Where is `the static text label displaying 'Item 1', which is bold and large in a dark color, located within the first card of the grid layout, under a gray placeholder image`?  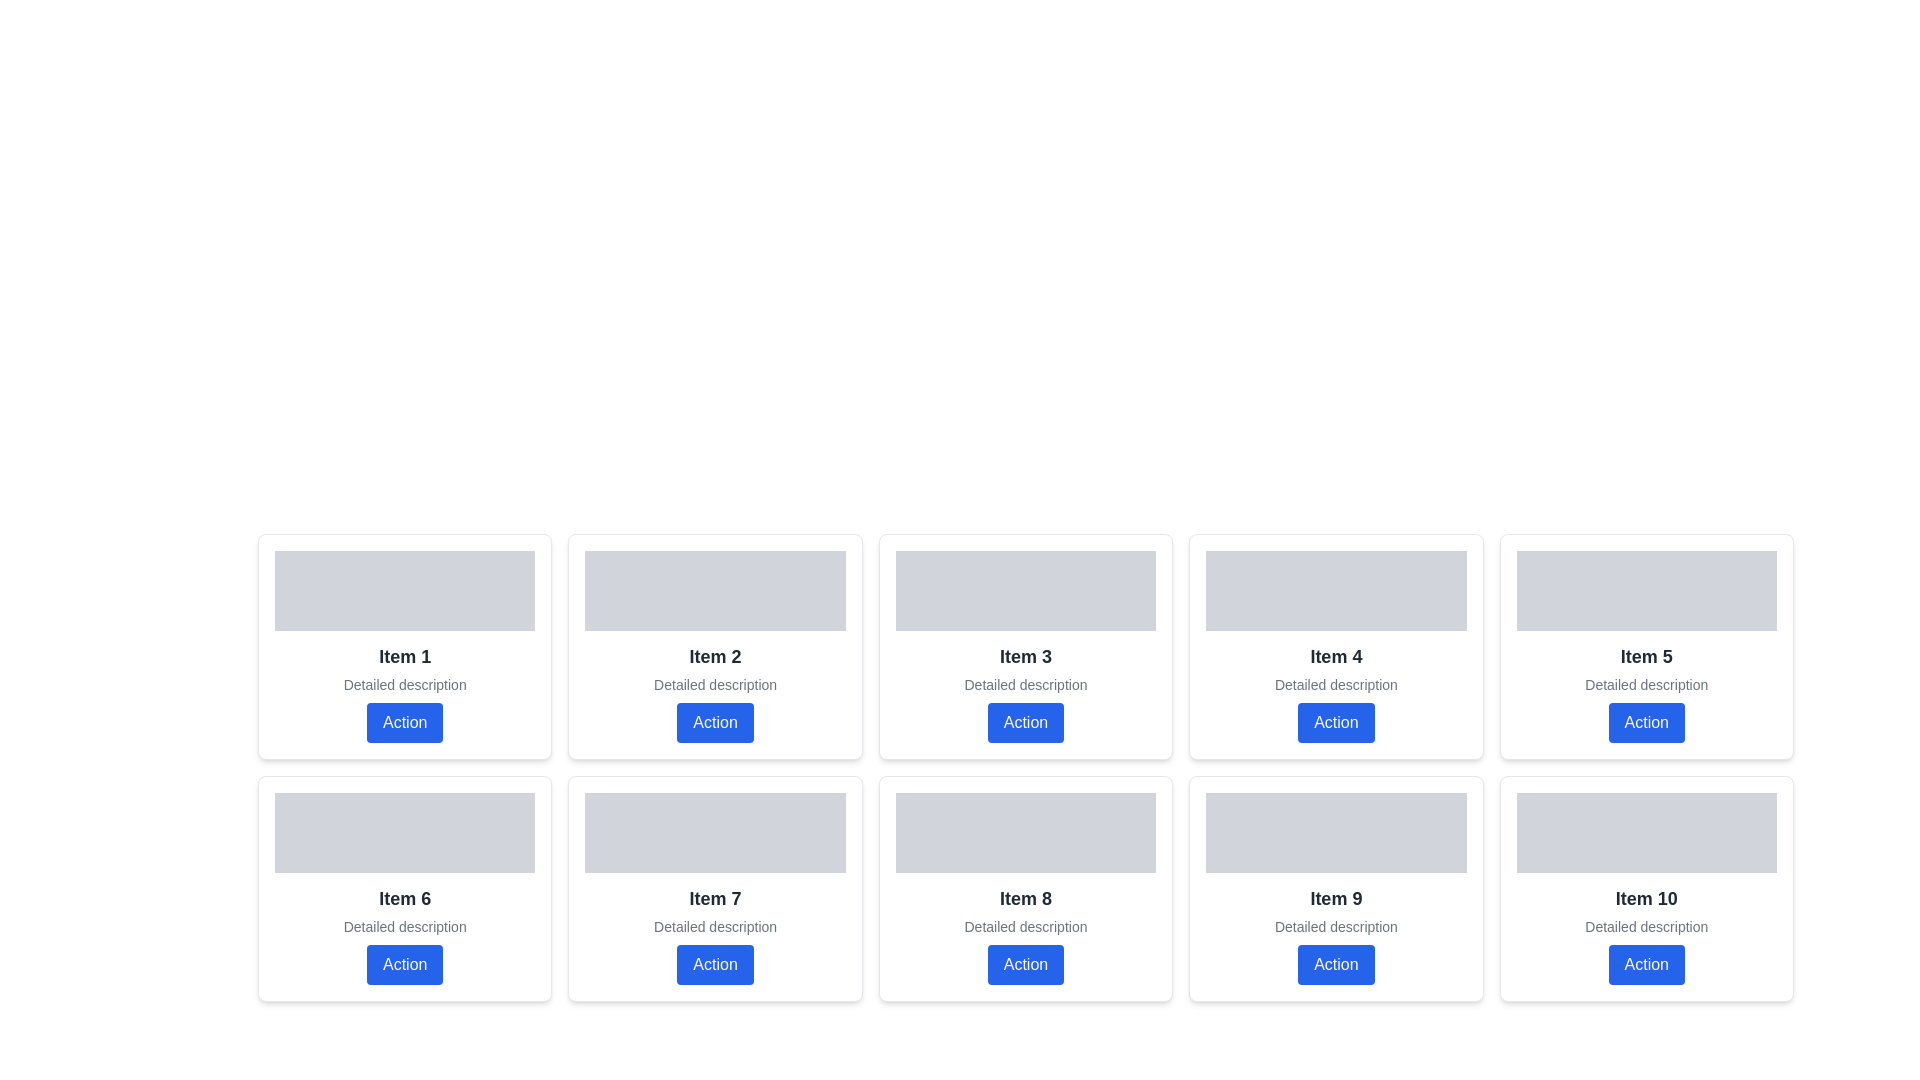 the static text label displaying 'Item 1', which is bold and large in a dark color, located within the first card of the grid layout, under a gray placeholder image is located at coordinates (404, 656).